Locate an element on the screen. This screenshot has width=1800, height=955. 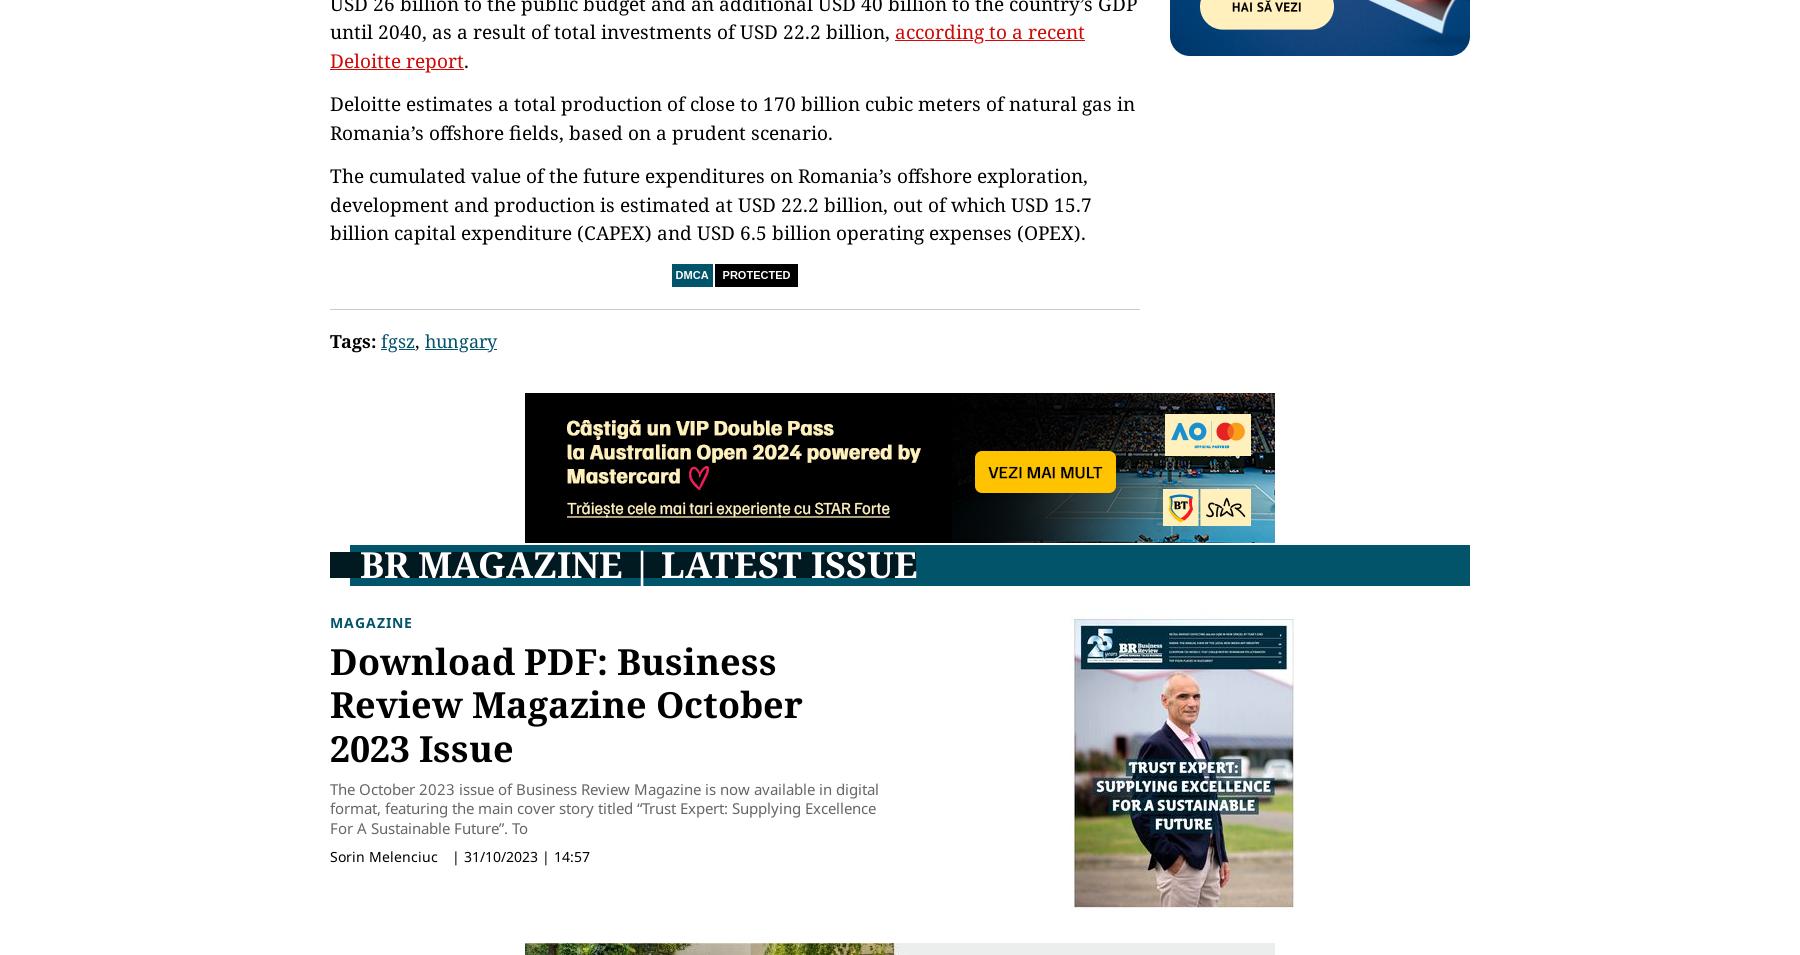
'The October 2023 issue of Business Review Magazine is now available in digital format, featuring the main cover story titled “Trust Expert: Supplying Excellence For A Sustainable Future”. To' is located at coordinates (328, 807).